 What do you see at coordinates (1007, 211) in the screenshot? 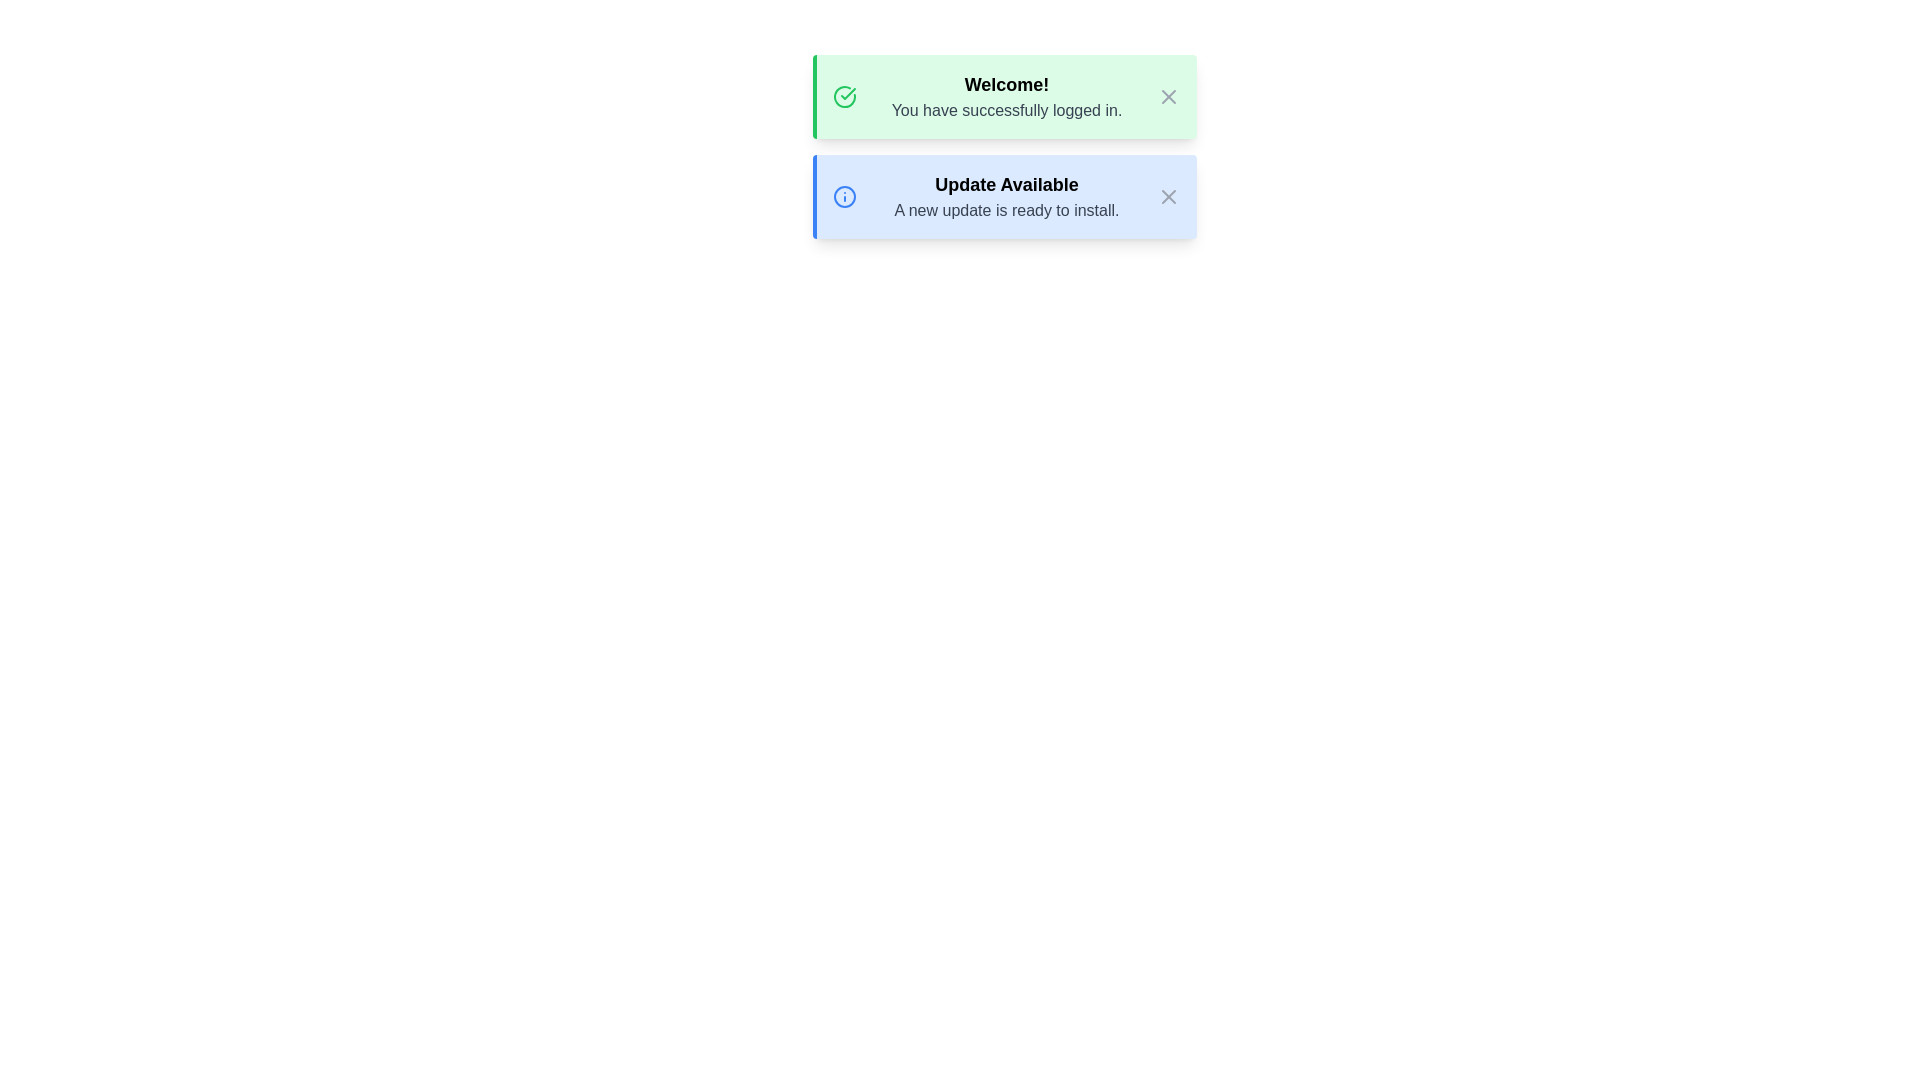
I see `the text block styled in gray containing 'A new update is ready to install.' located below the bold title 'Update Available.'` at bounding box center [1007, 211].